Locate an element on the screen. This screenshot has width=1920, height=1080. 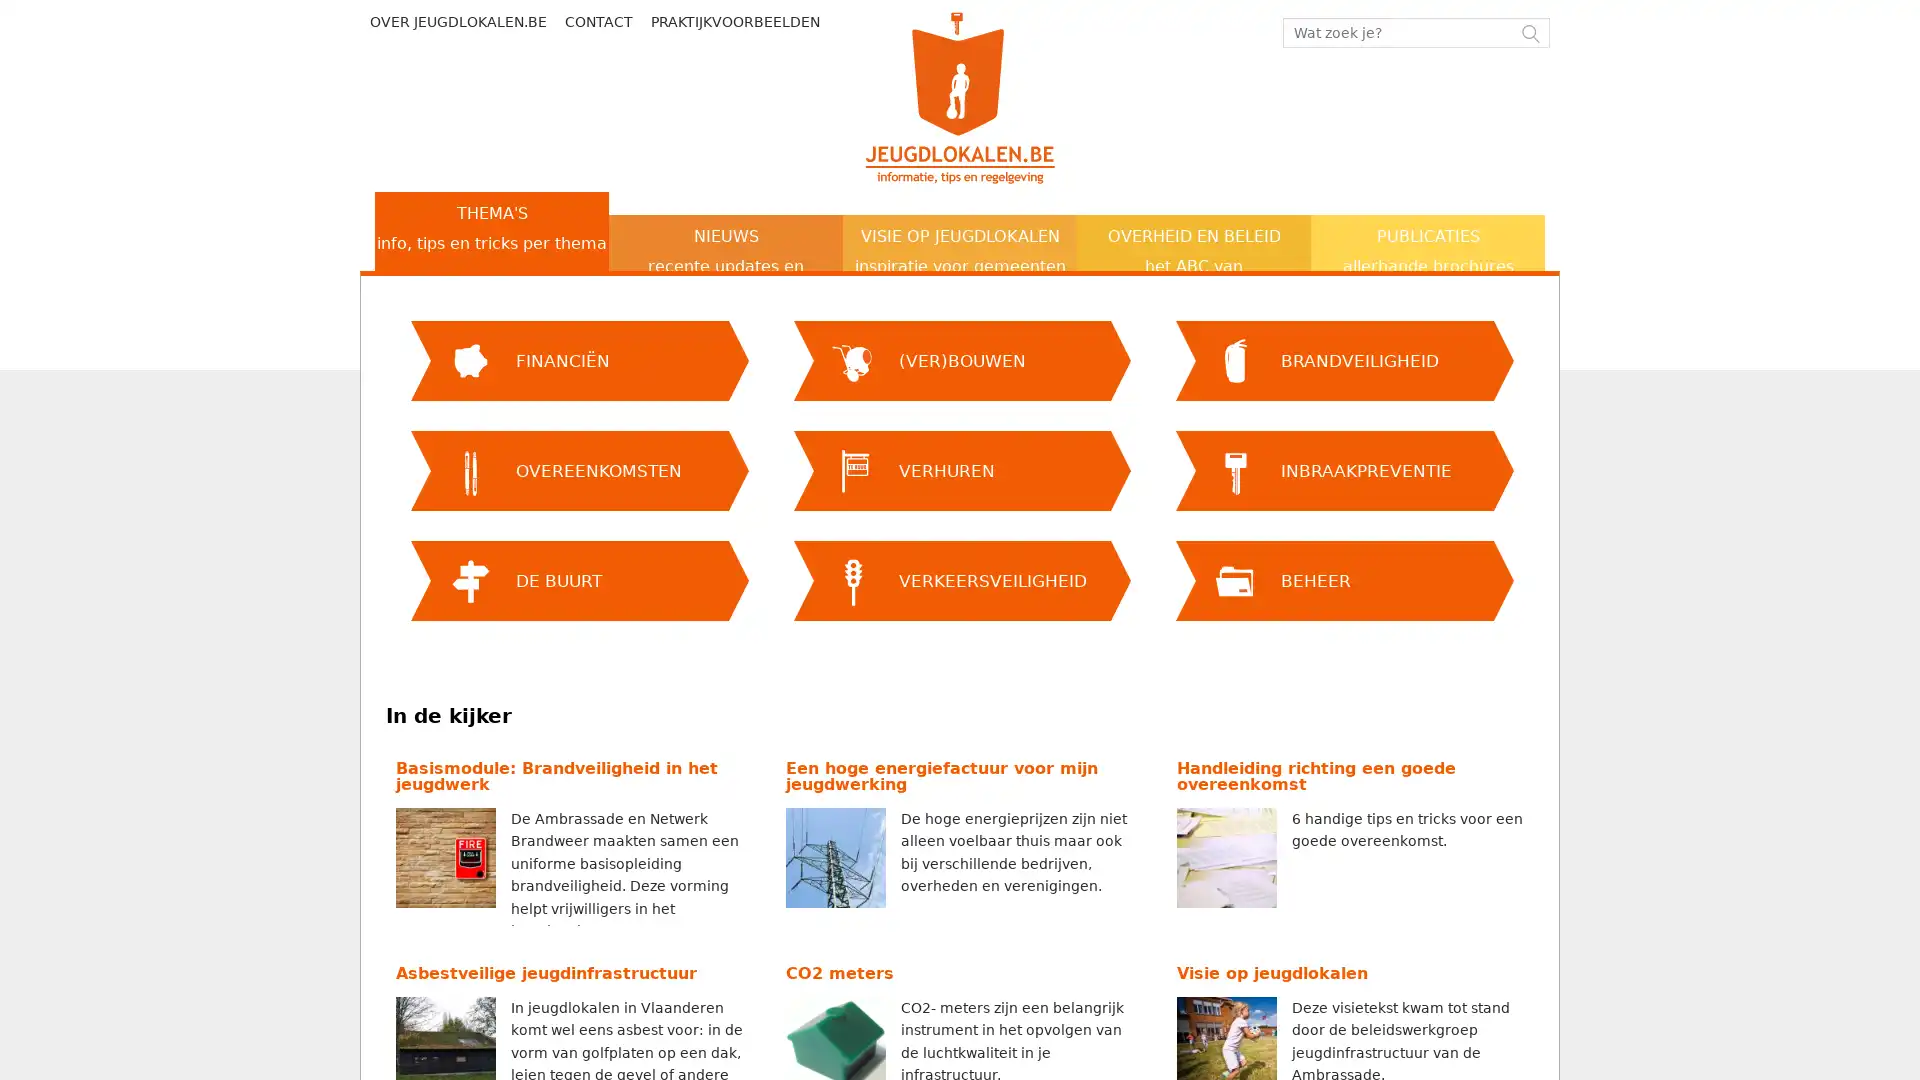
Toepassen is located at coordinates (389, 285).